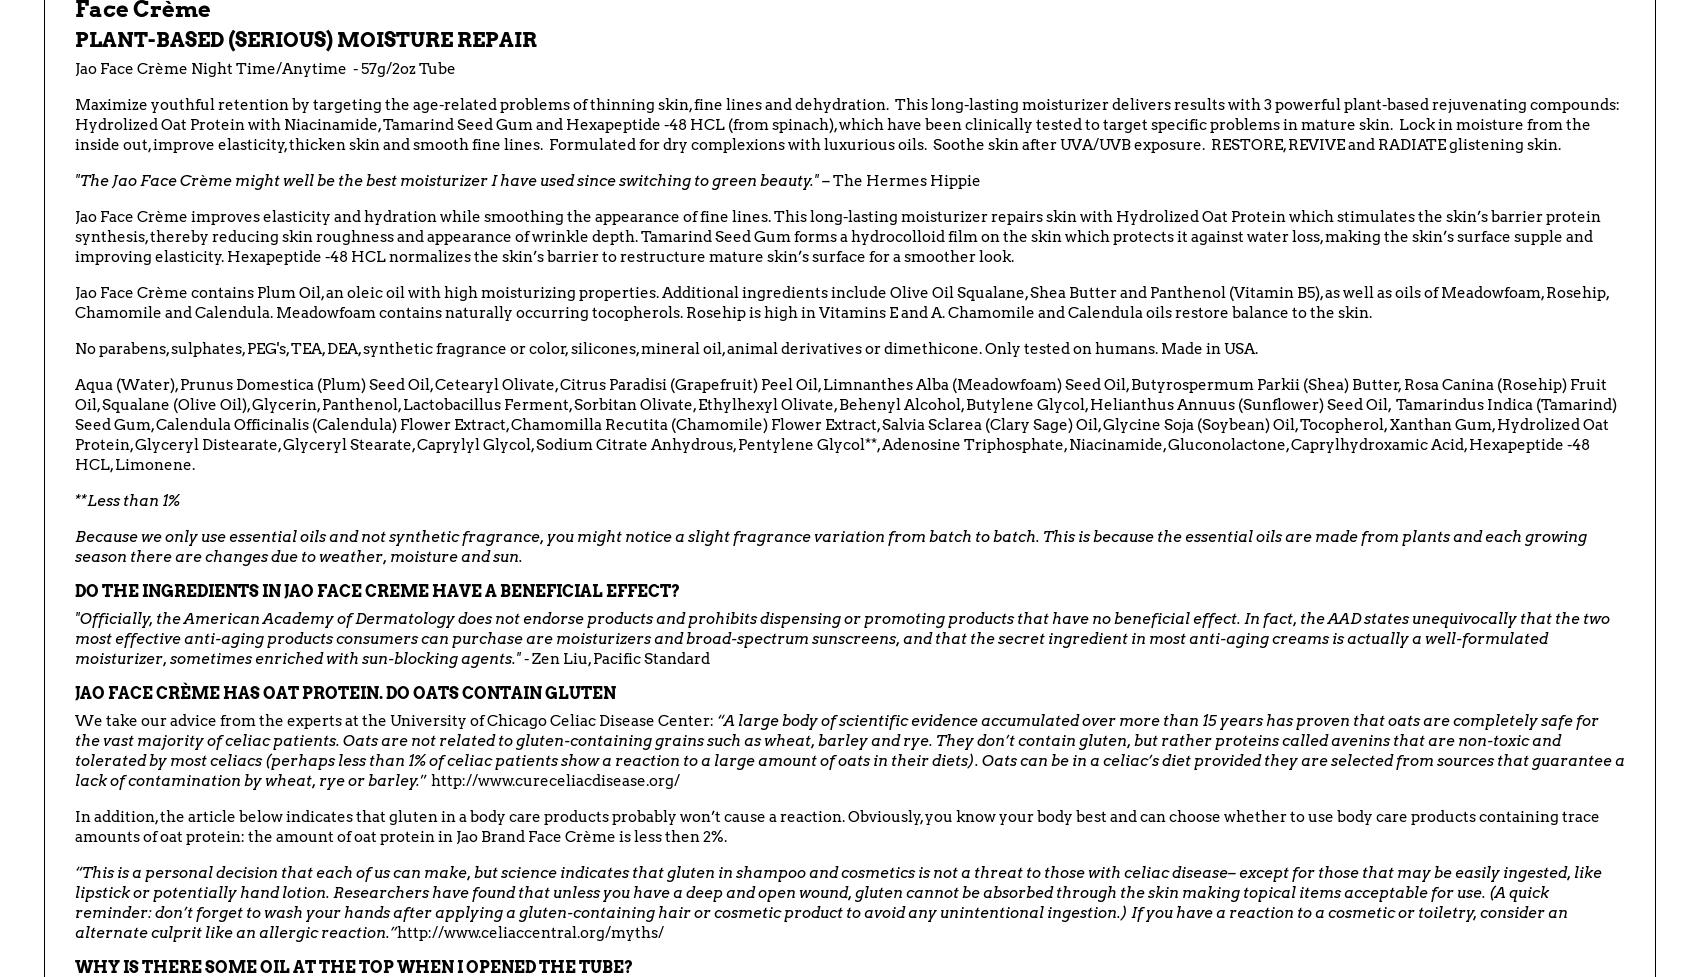 This screenshot has width=1700, height=977. I want to click on 'PLANT-BASED (SERIOUS) MOISTURE REPAIR', so click(306, 39).